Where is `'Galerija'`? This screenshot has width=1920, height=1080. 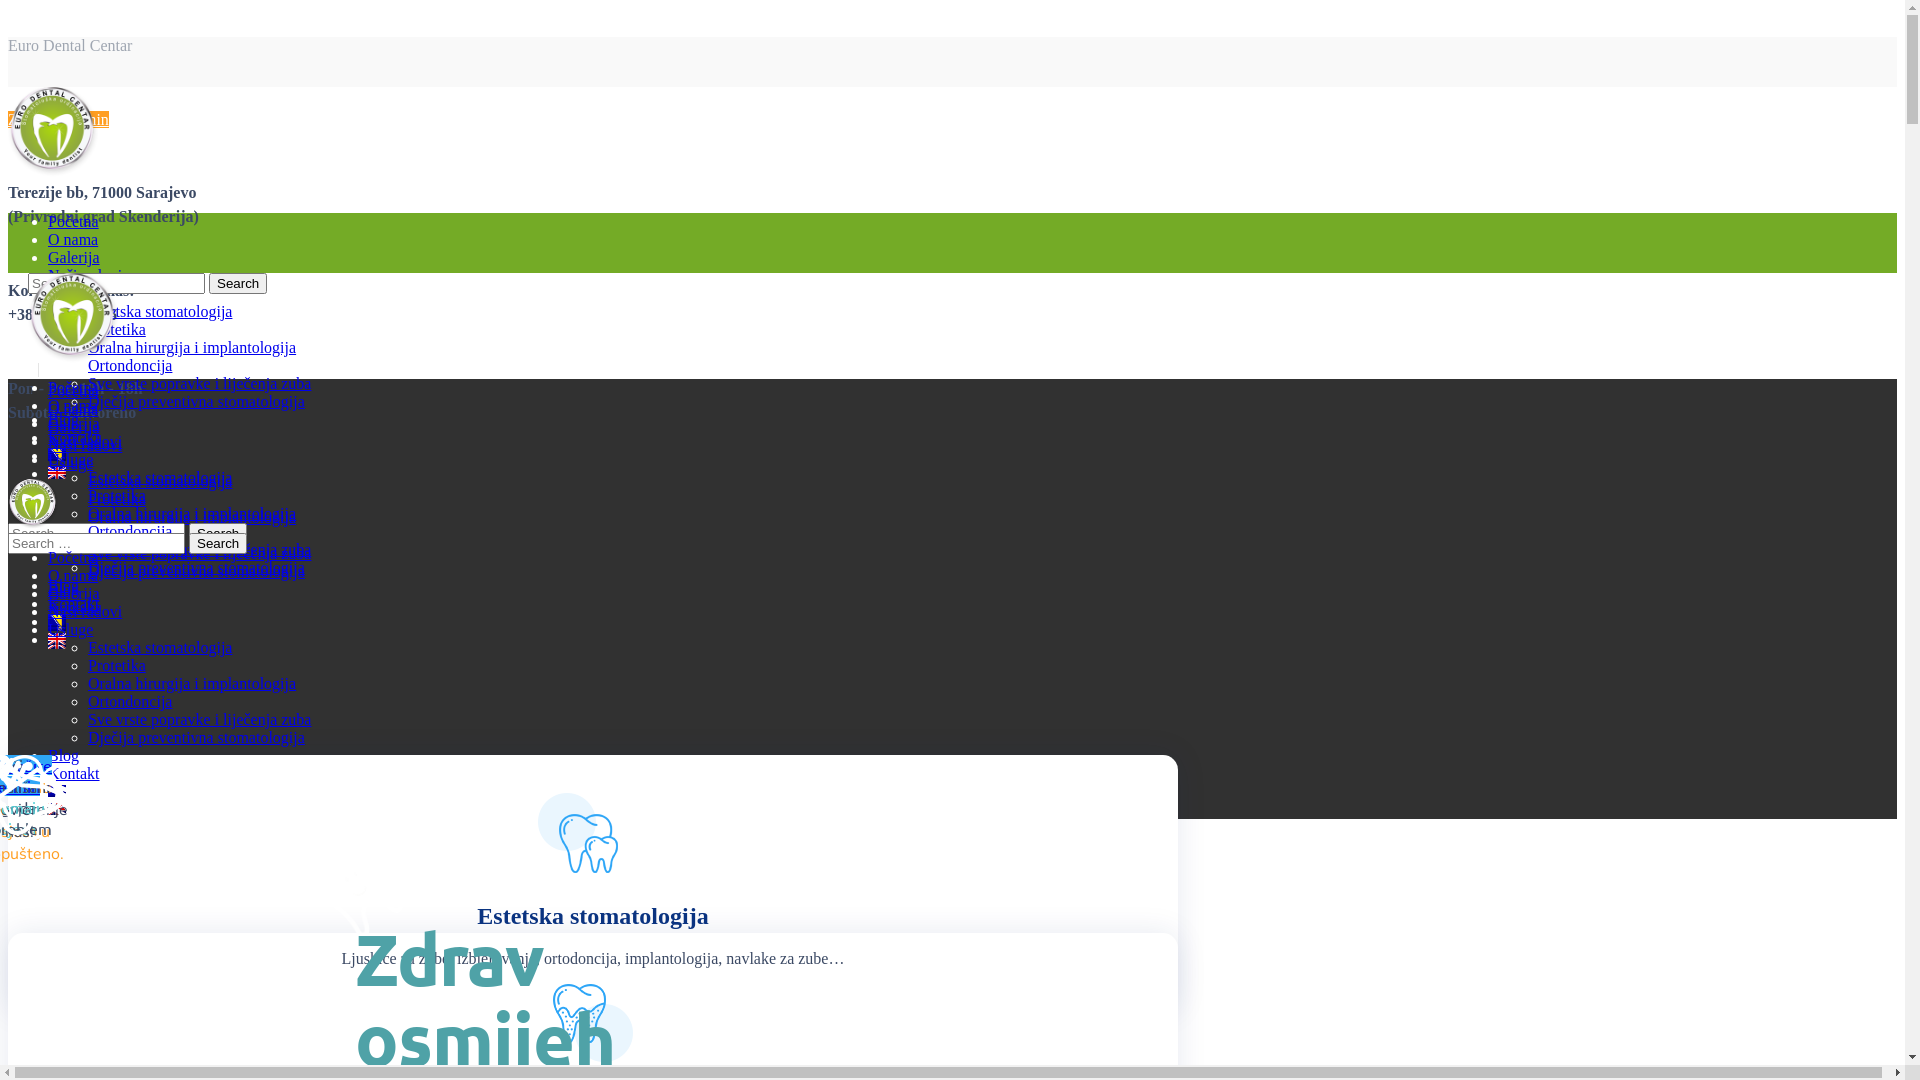
'Galerija' is located at coordinates (73, 422).